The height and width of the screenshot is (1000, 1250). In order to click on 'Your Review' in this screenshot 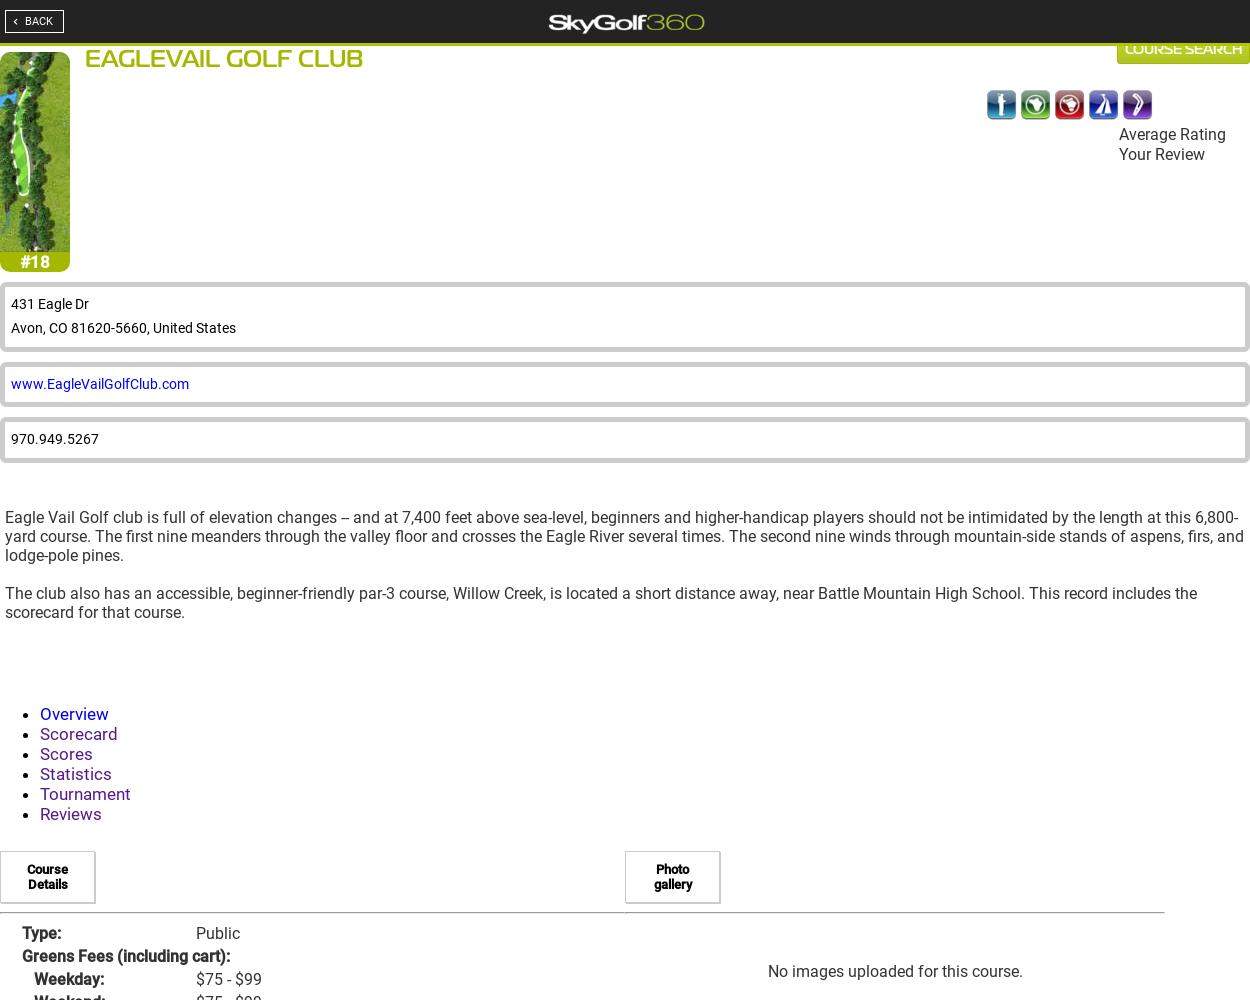, I will do `click(1118, 154)`.